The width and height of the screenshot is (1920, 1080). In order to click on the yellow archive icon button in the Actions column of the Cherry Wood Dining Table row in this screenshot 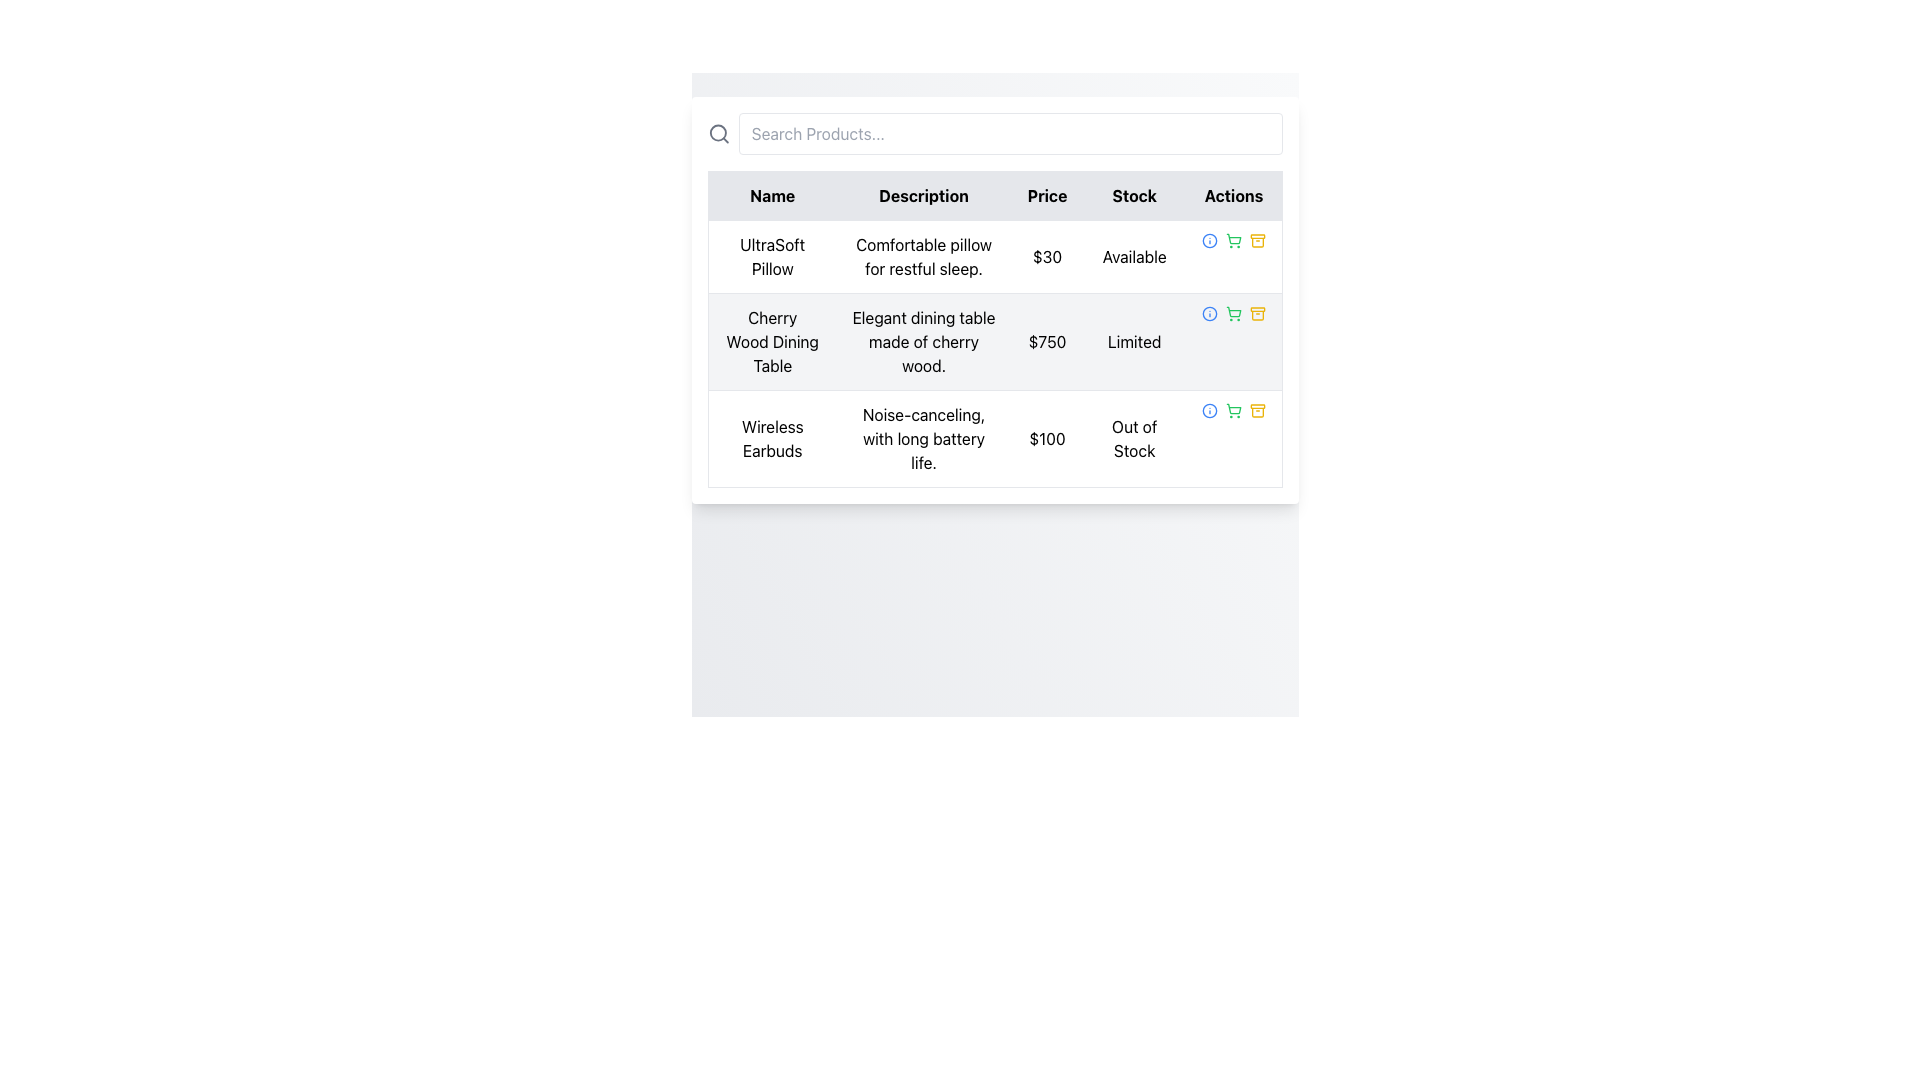, I will do `click(1256, 313)`.